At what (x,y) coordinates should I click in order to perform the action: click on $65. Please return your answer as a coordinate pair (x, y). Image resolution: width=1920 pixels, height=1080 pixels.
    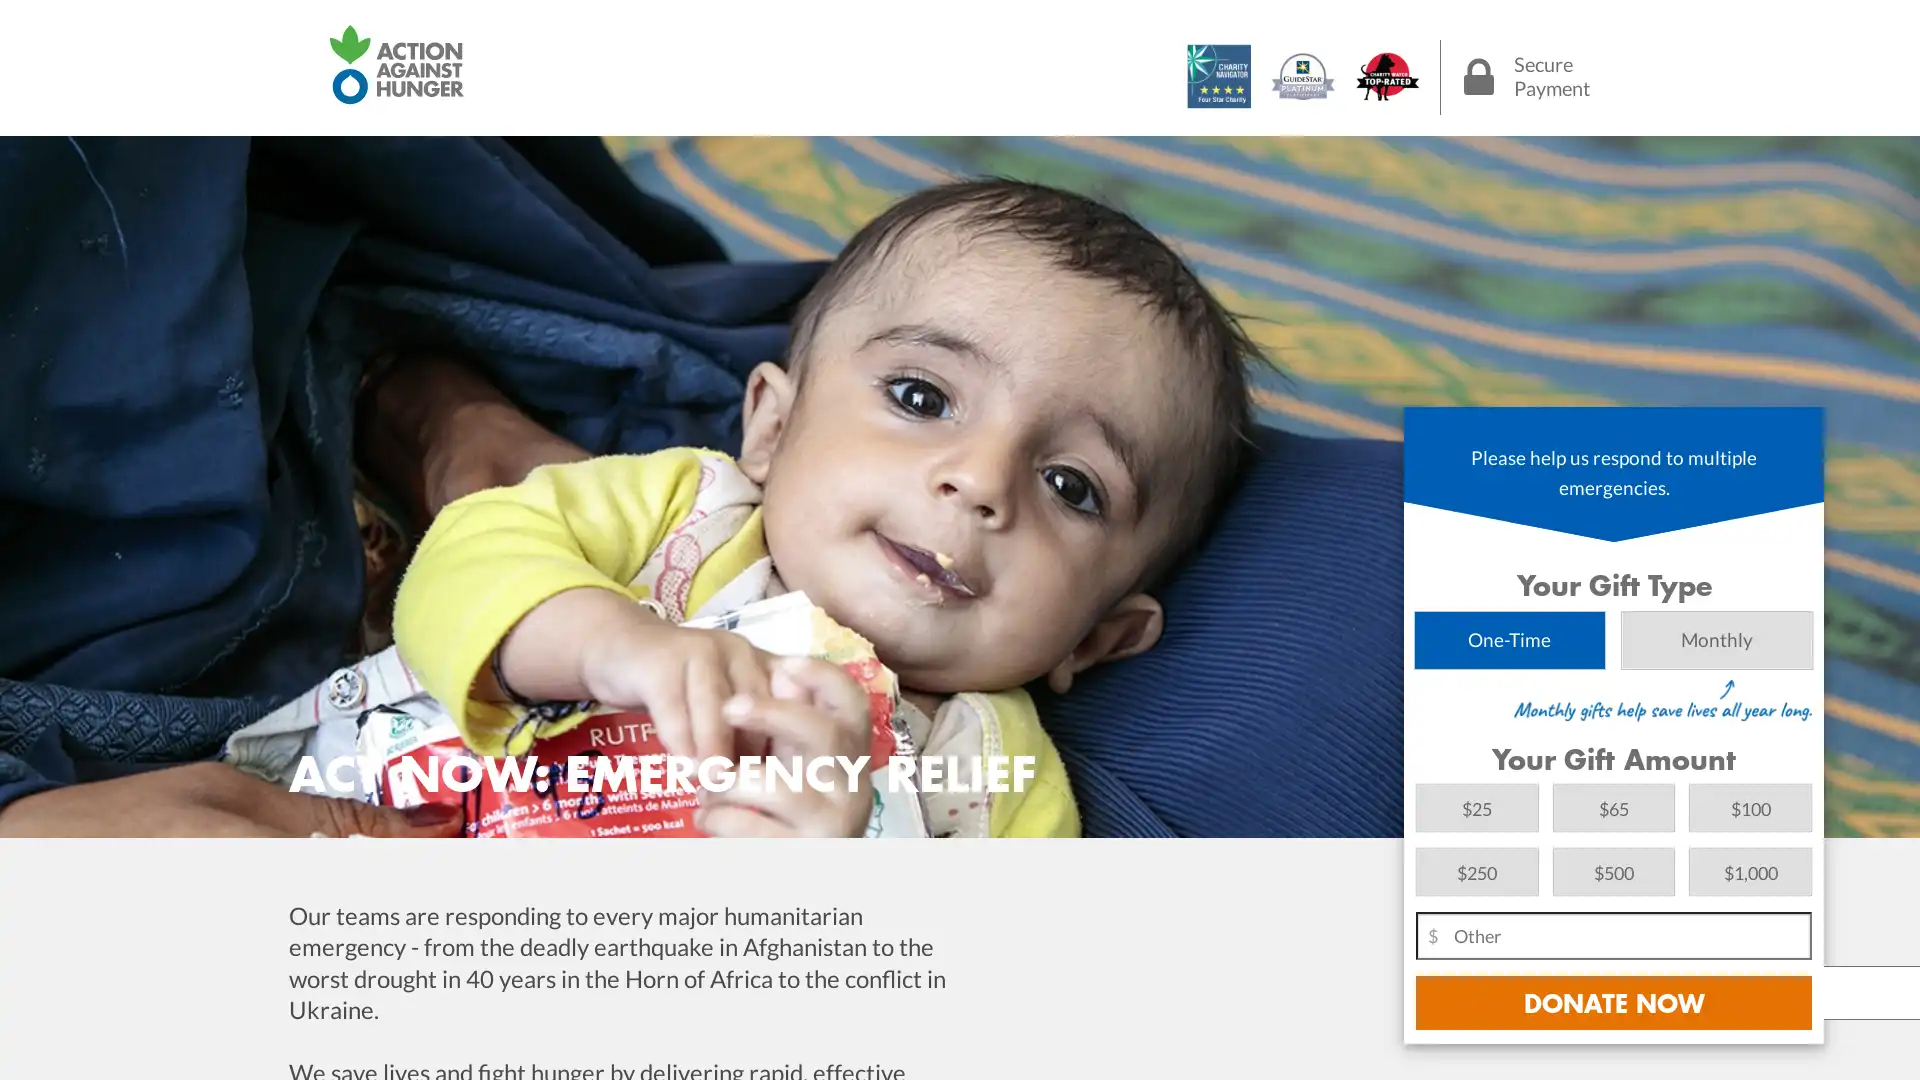
    Looking at the image, I should click on (1613, 806).